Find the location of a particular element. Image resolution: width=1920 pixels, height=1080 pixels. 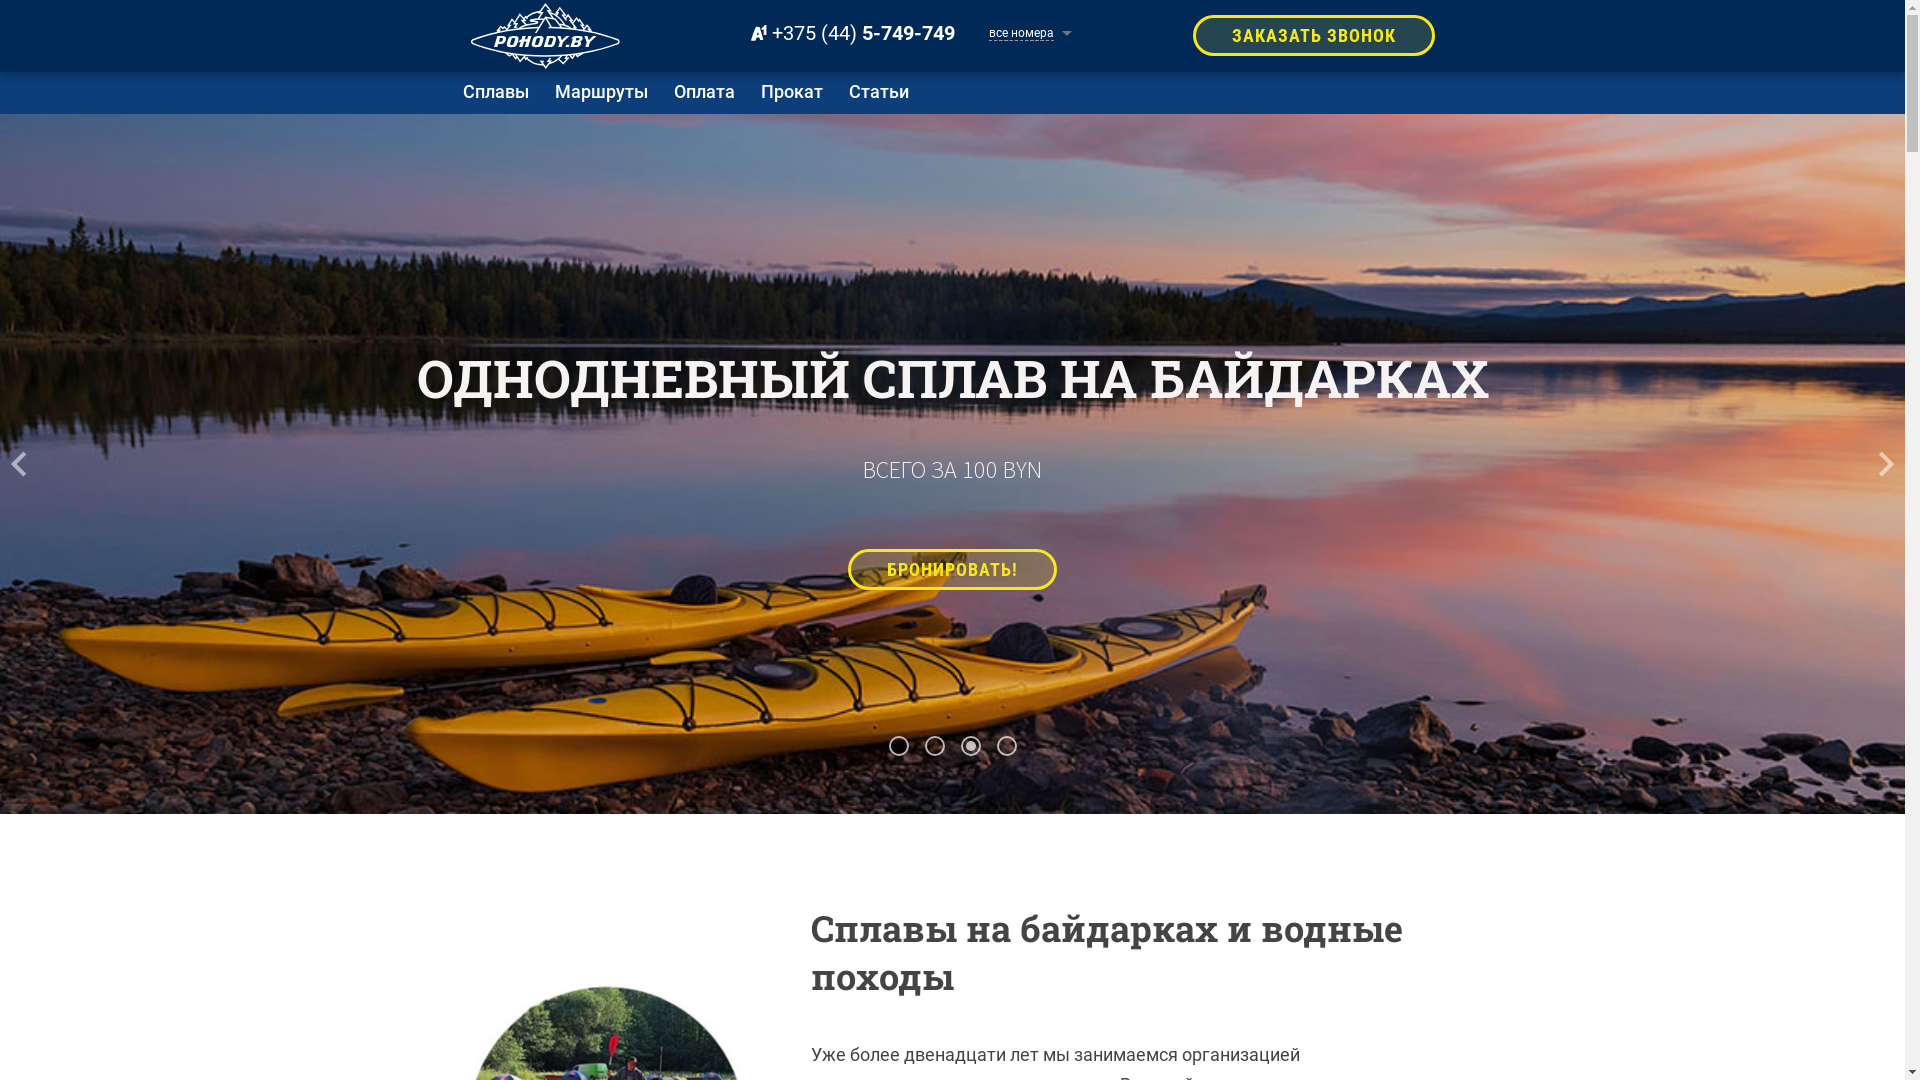

'next' is located at coordinates (1869, 463).